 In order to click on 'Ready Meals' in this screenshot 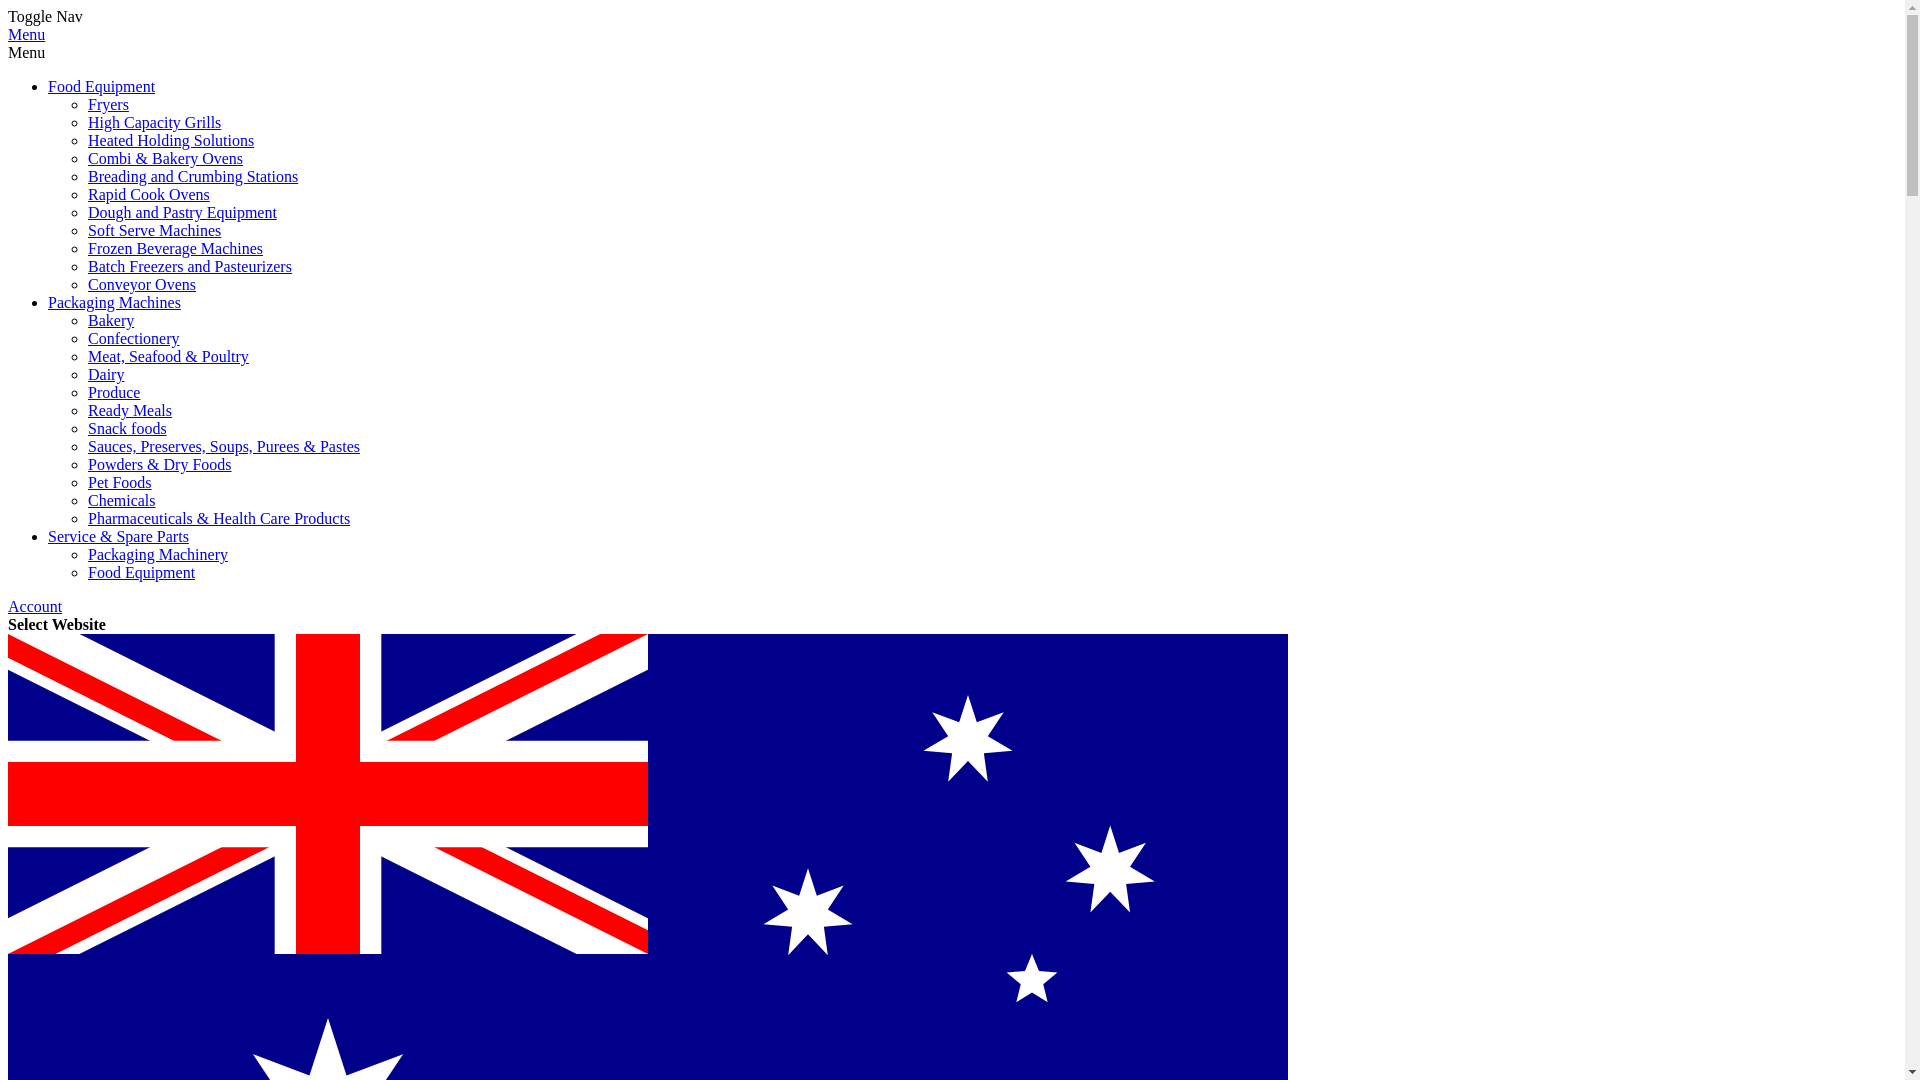, I will do `click(128, 409)`.